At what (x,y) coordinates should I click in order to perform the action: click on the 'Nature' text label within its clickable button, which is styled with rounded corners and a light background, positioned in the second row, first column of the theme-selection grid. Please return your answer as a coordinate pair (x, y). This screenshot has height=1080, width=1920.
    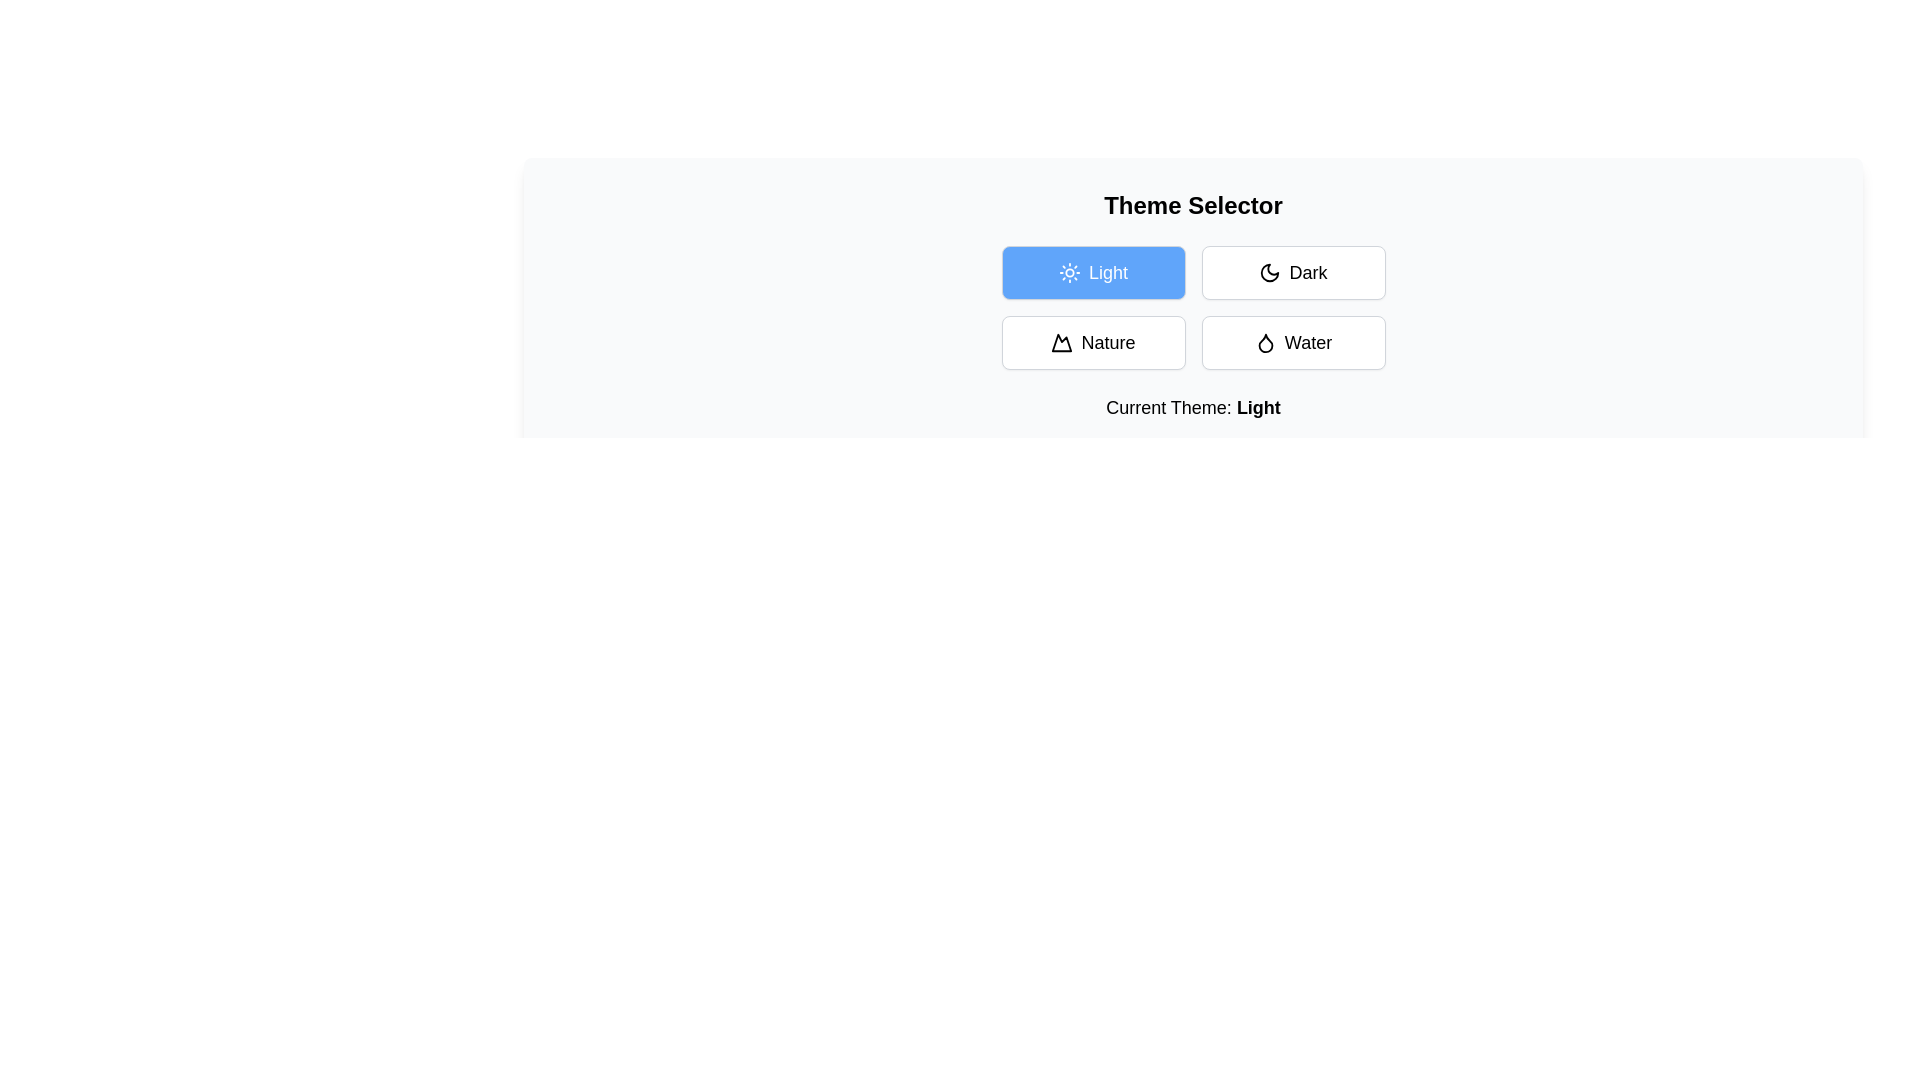
    Looking at the image, I should click on (1107, 342).